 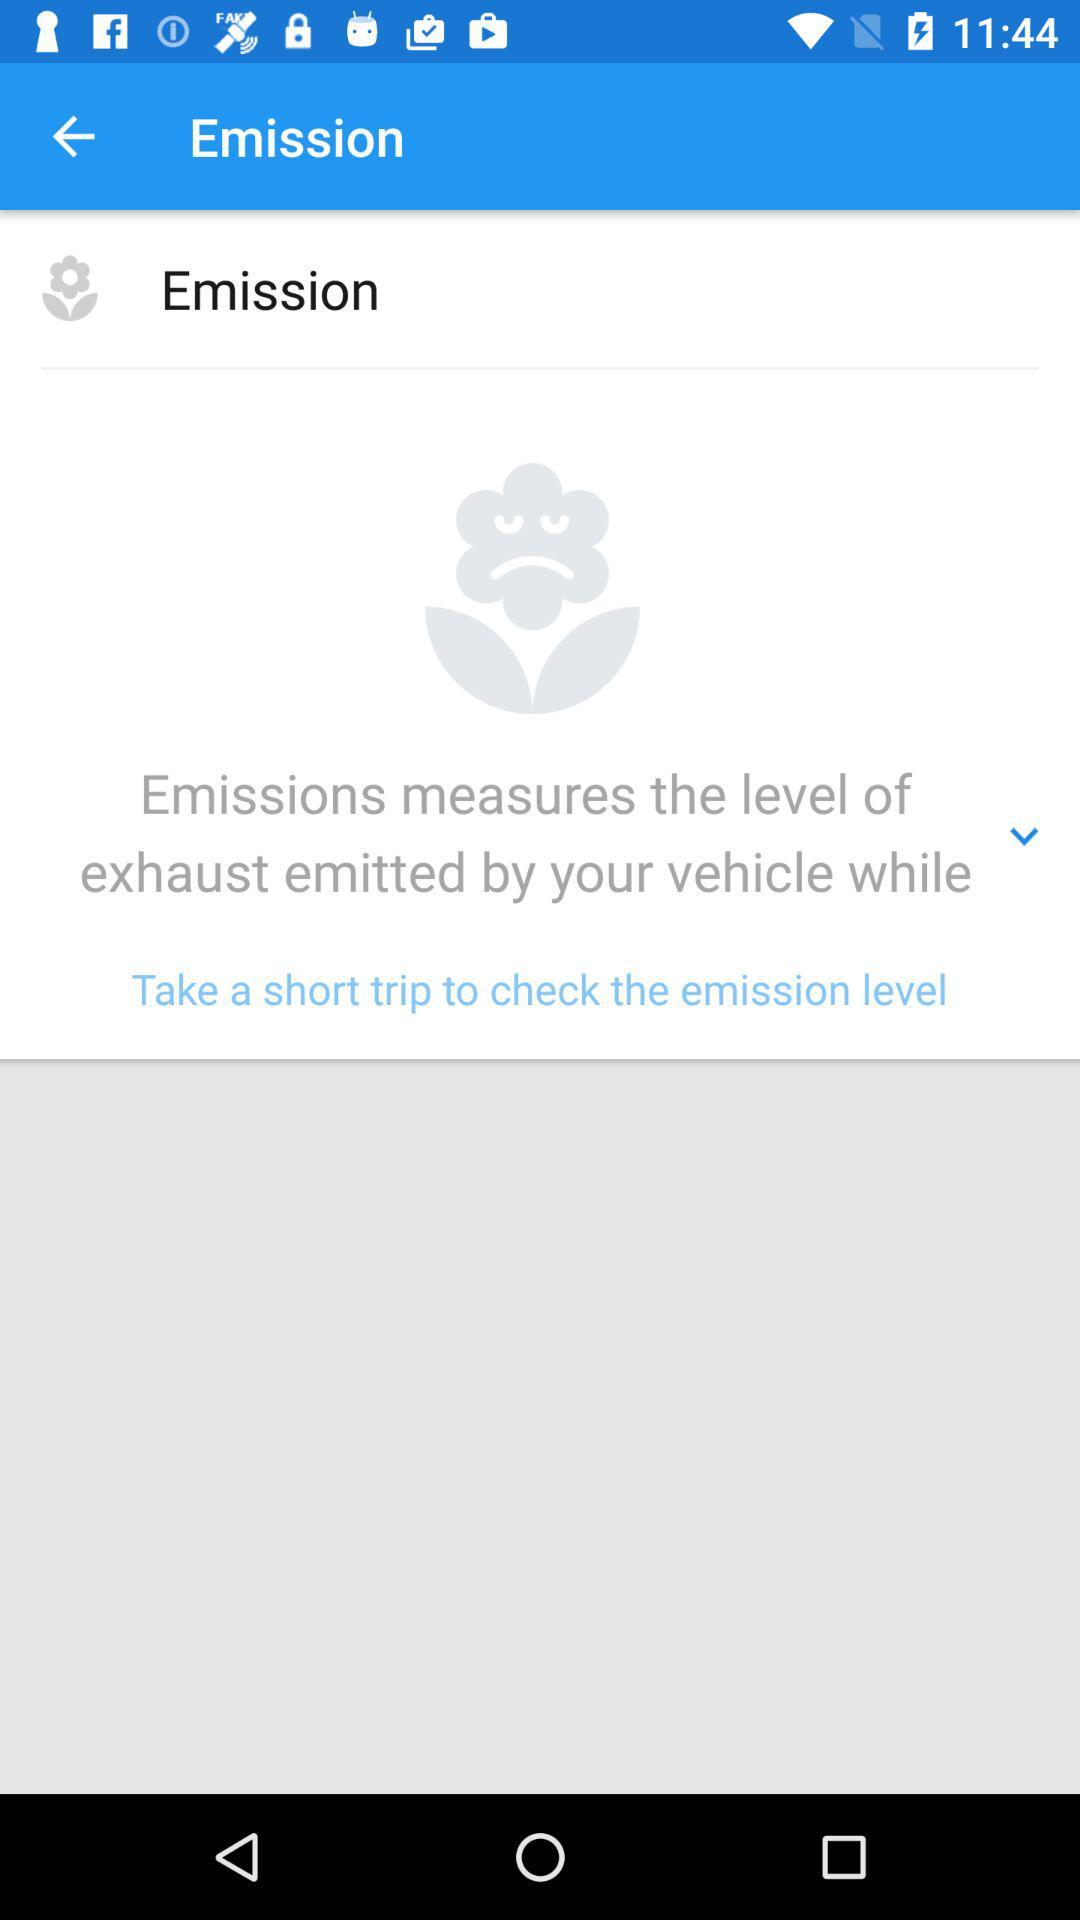 What do you see at coordinates (72, 135) in the screenshot?
I see `item above the emission` at bounding box center [72, 135].